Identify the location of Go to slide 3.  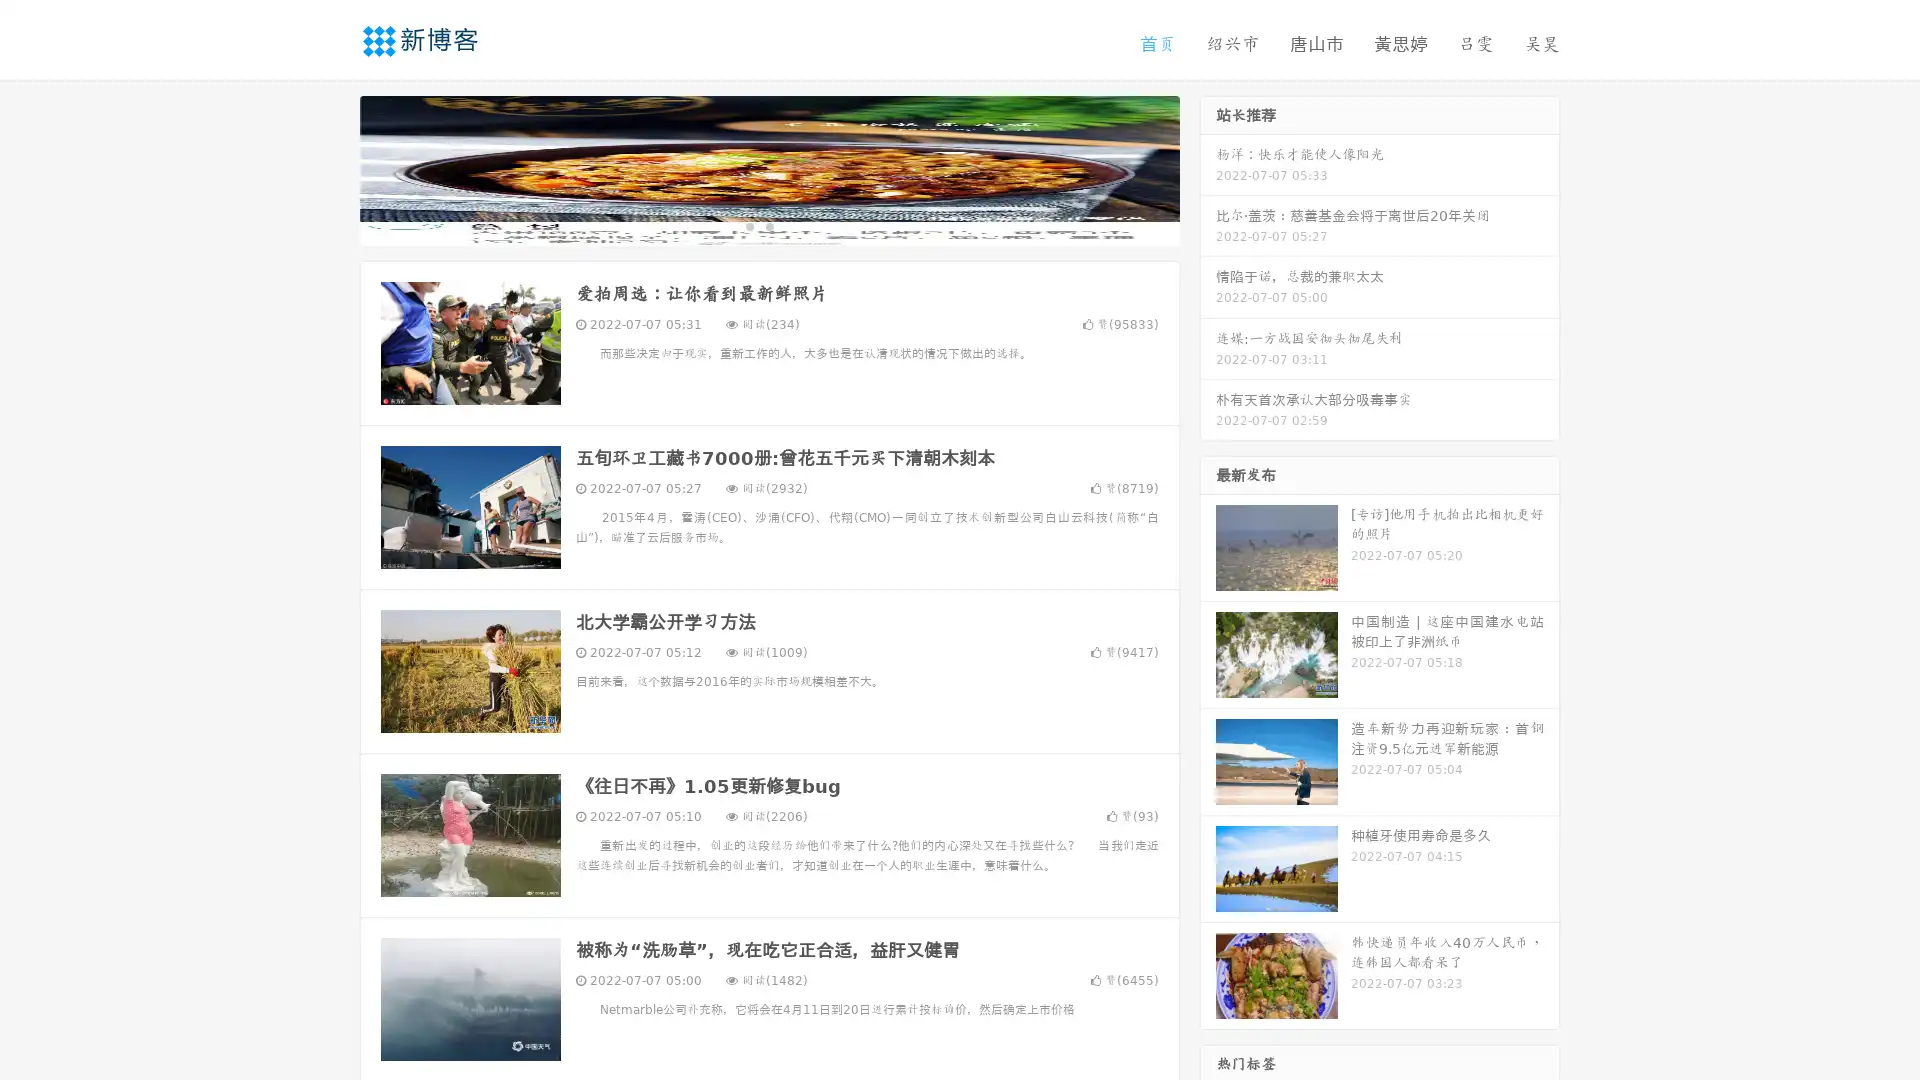
(789, 225).